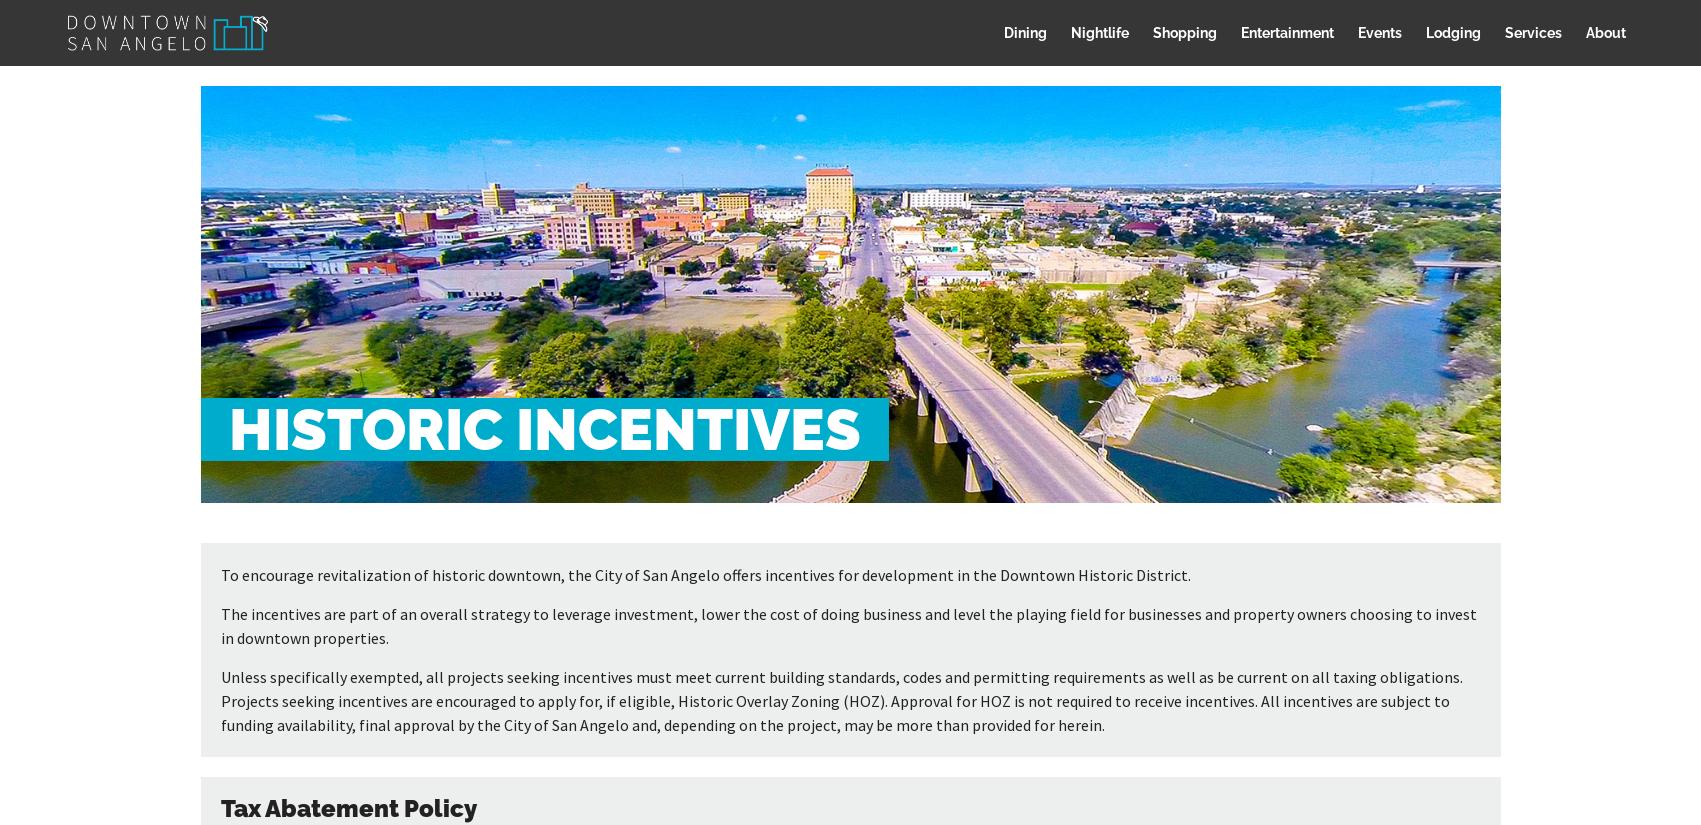  I want to click on 'Shopping', so click(1183, 31).